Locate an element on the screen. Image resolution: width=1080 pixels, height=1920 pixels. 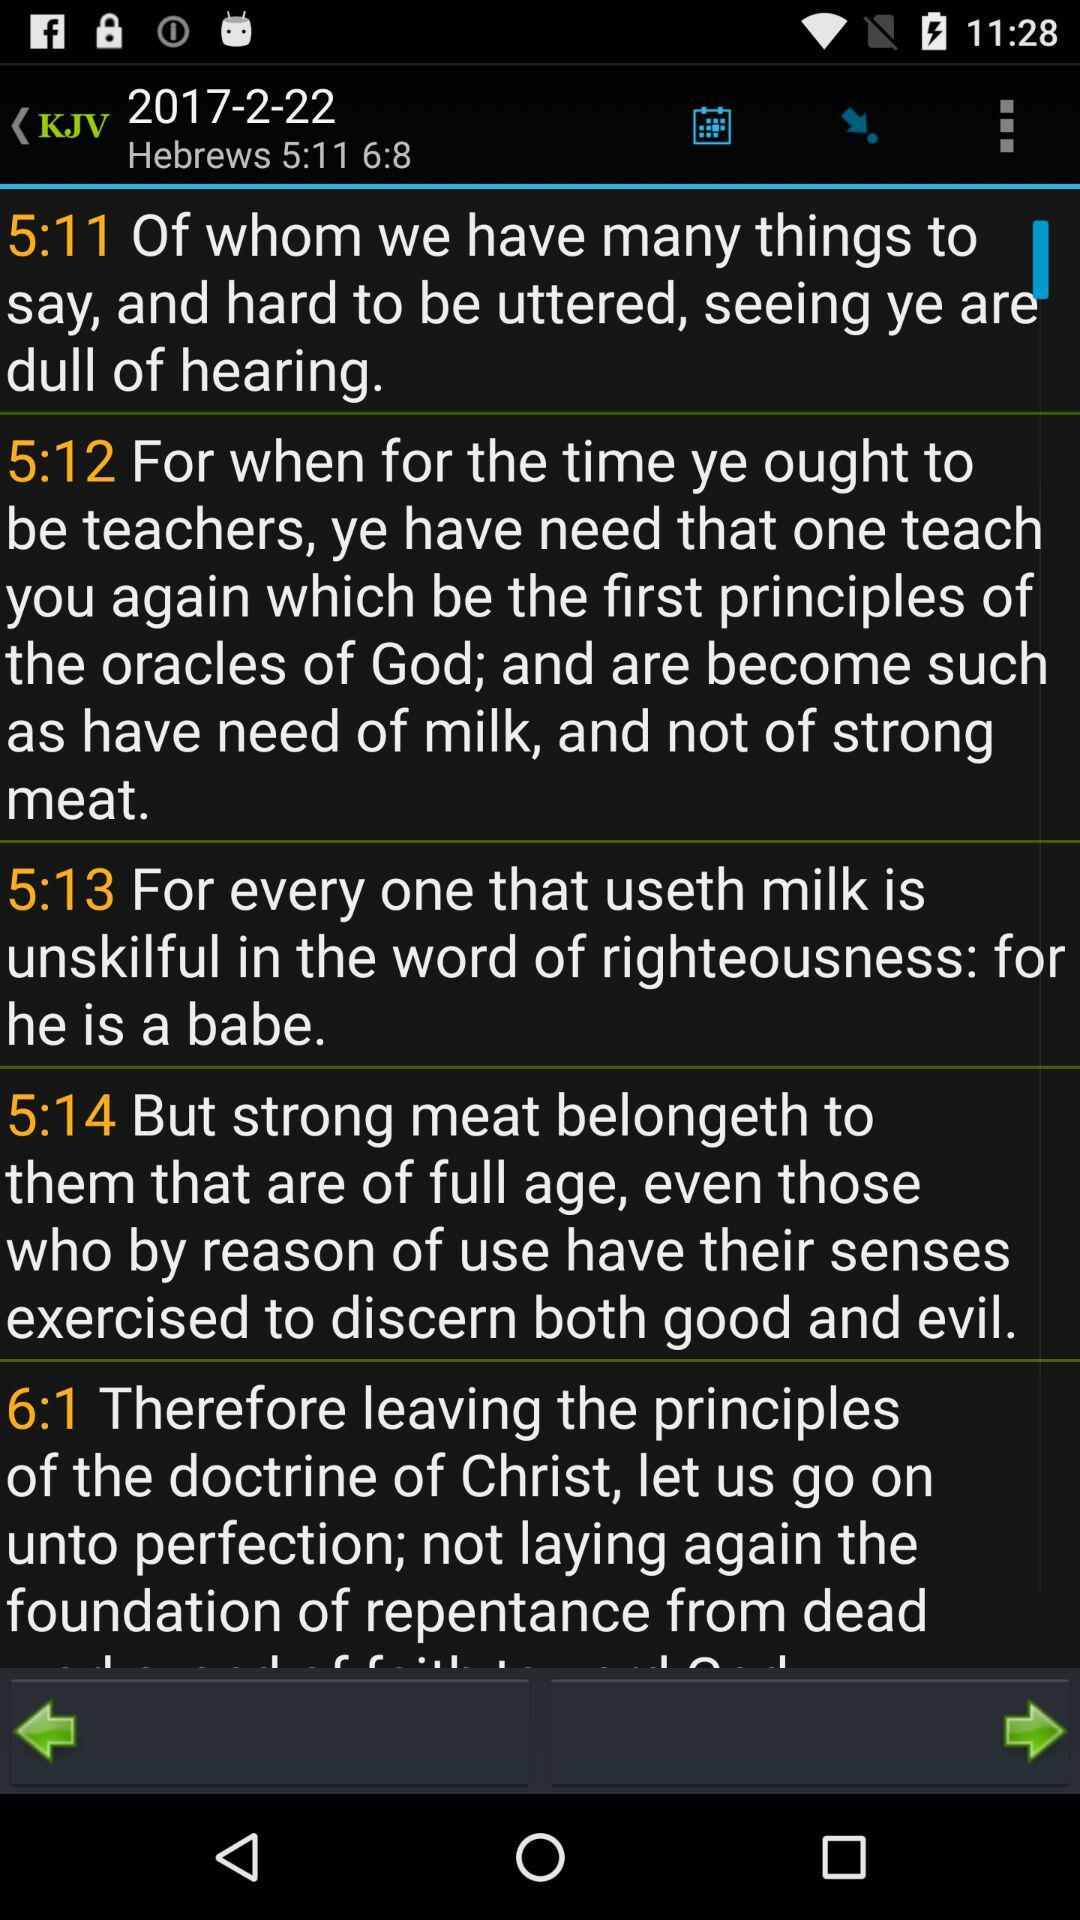
app above 5 11 of is located at coordinates (711, 124).